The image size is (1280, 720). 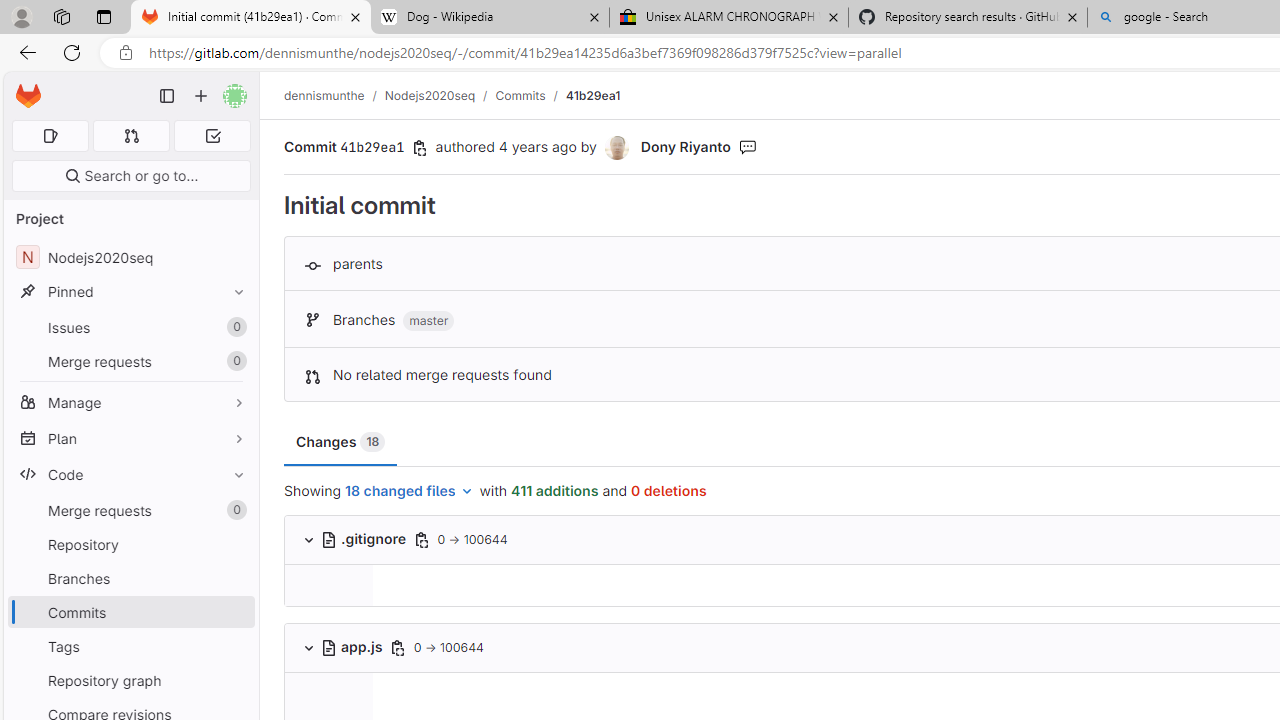 I want to click on 'Class: s16', so click(x=328, y=647).